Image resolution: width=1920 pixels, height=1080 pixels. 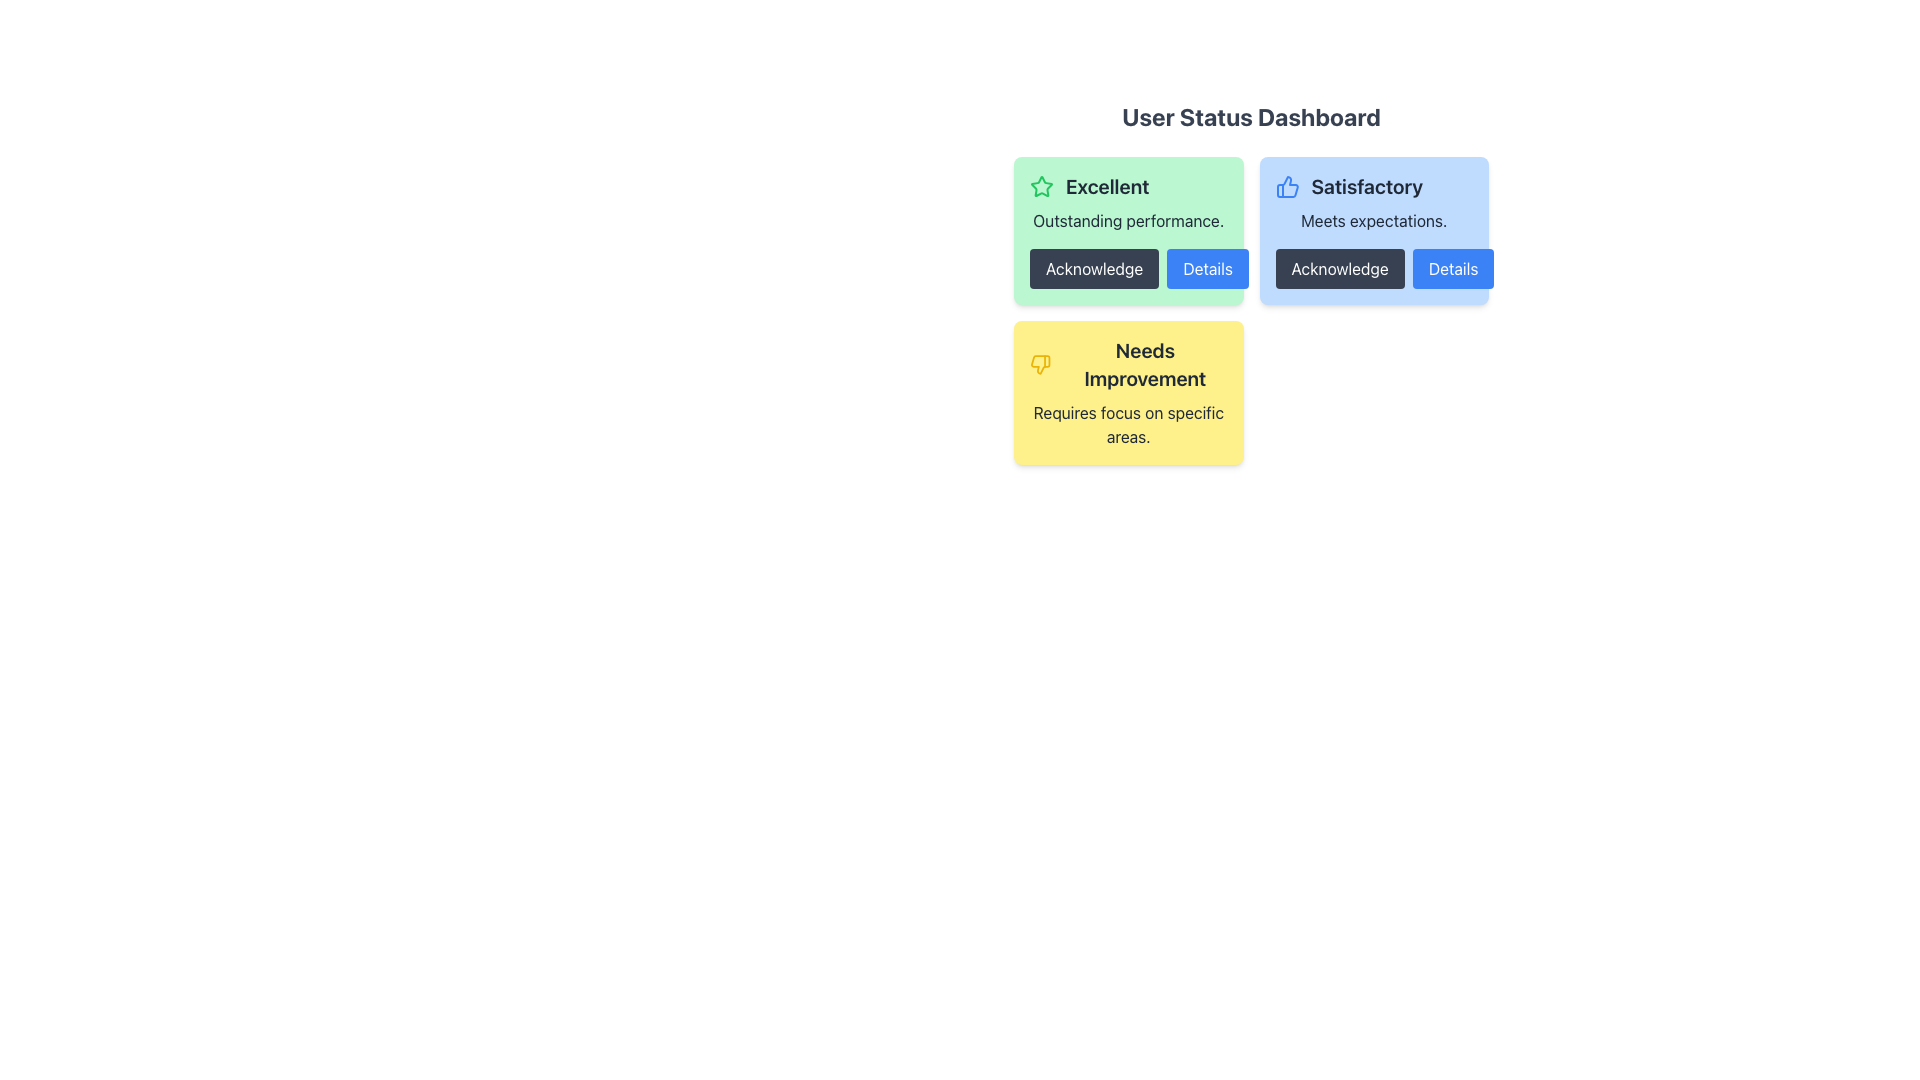 I want to click on text element that displays 'Meets expectations.' in a medium gray font on a light blue background, located below 'Satisfactory' and above 'Acknowledge' and 'Details' buttons, so click(x=1373, y=220).